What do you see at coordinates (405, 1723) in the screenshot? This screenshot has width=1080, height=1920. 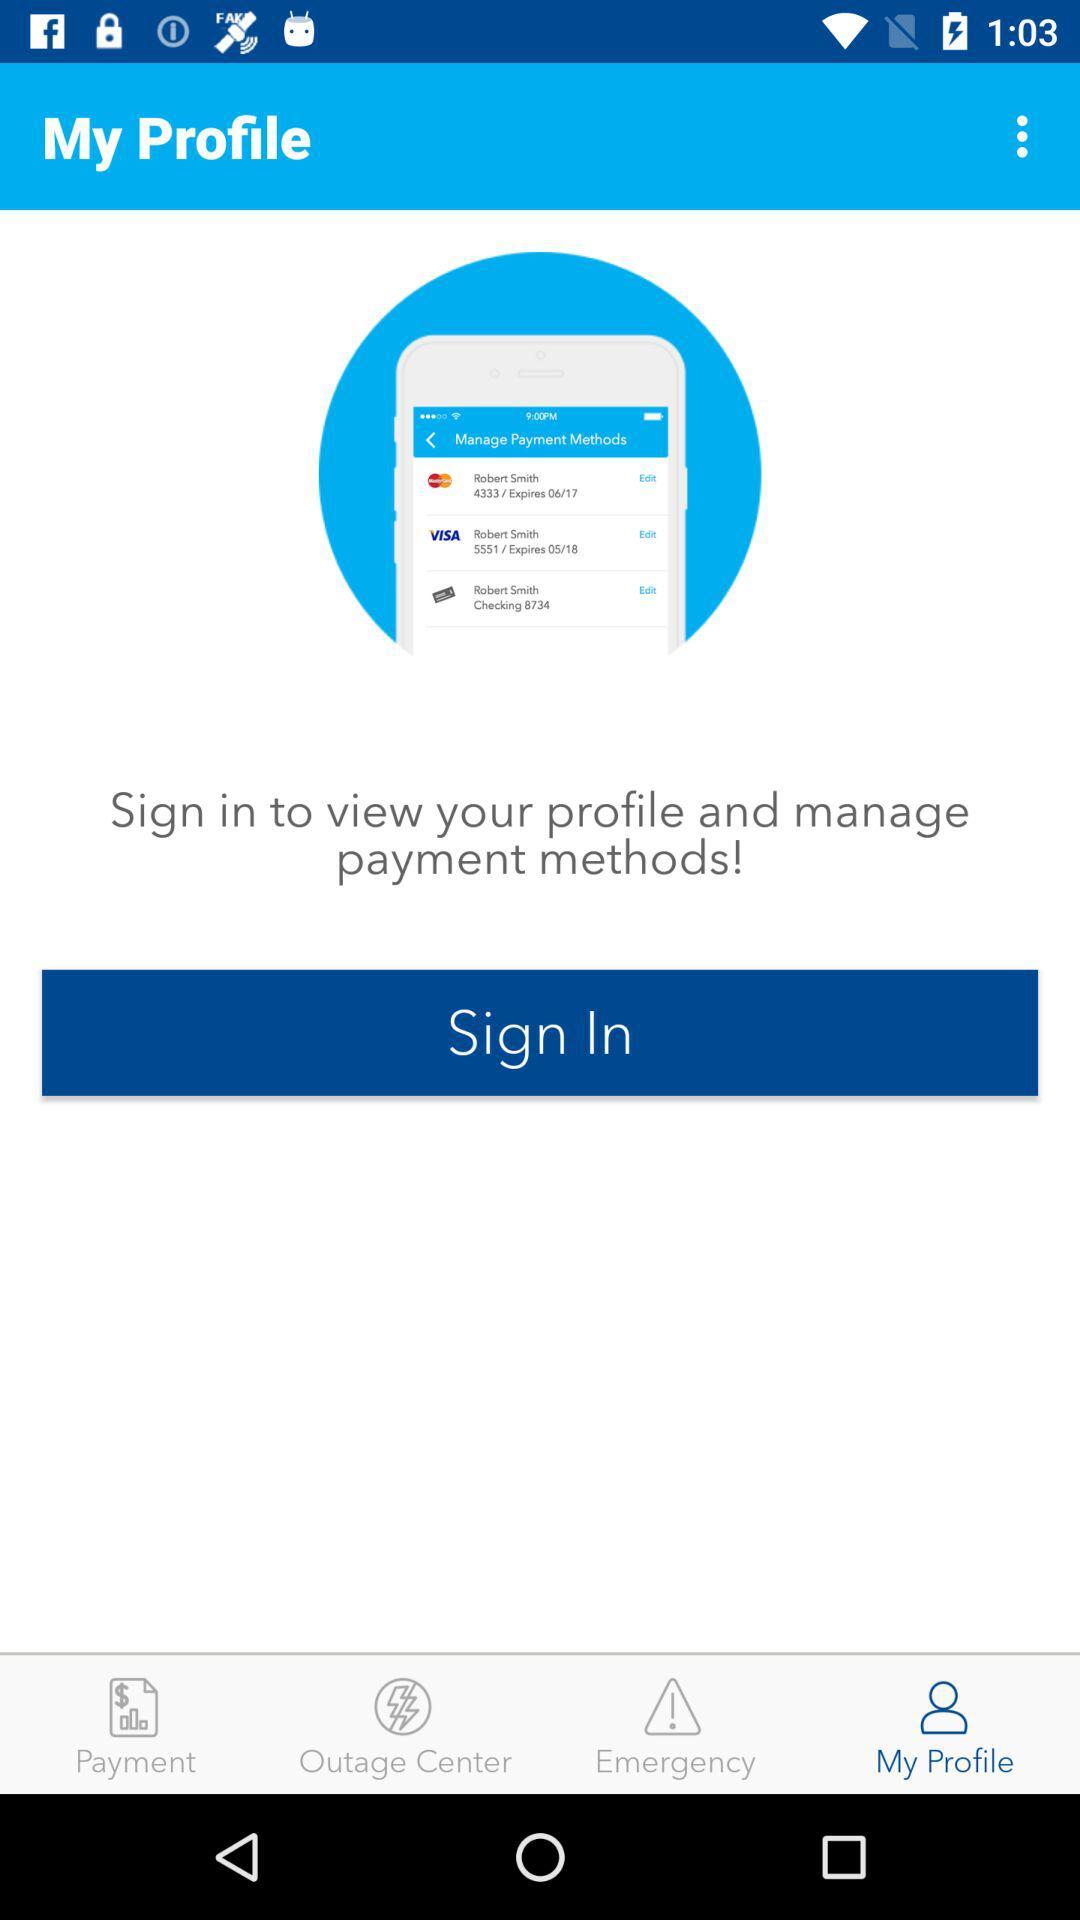 I see `item to the right of payment item` at bounding box center [405, 1723].